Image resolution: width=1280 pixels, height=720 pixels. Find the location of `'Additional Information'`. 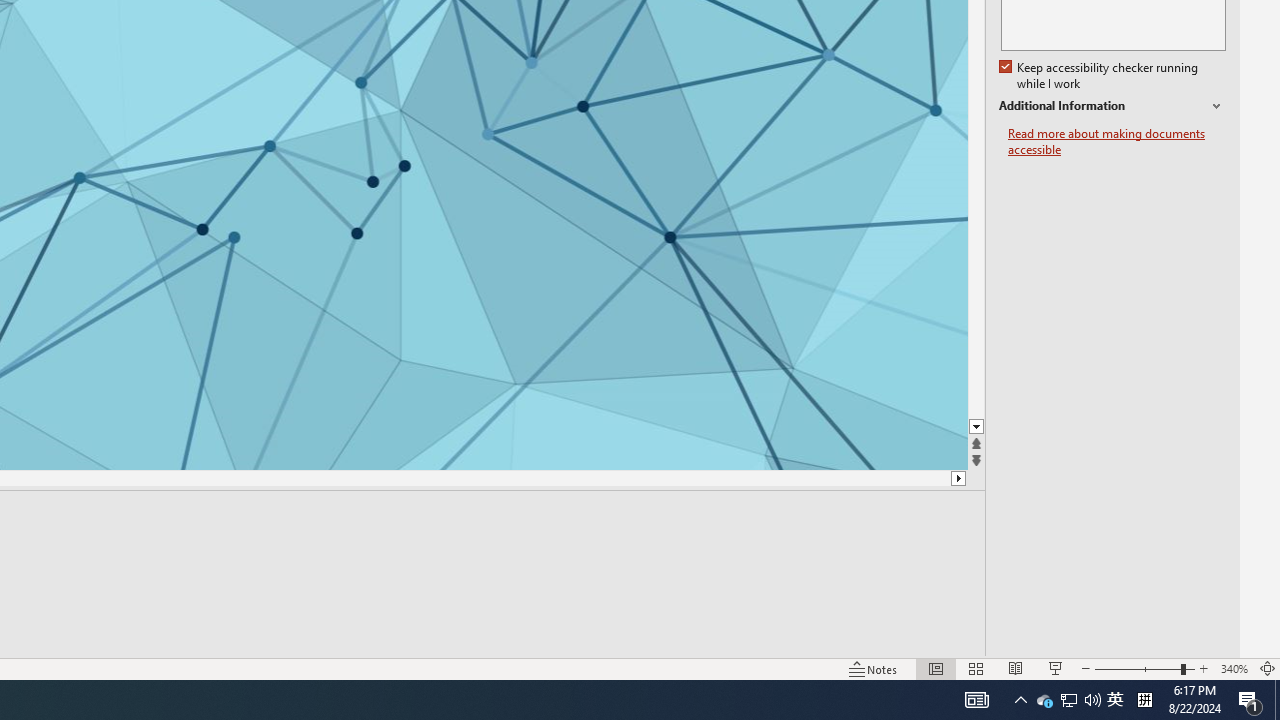

'Additional Information' is located at coordinates (1111, 106).